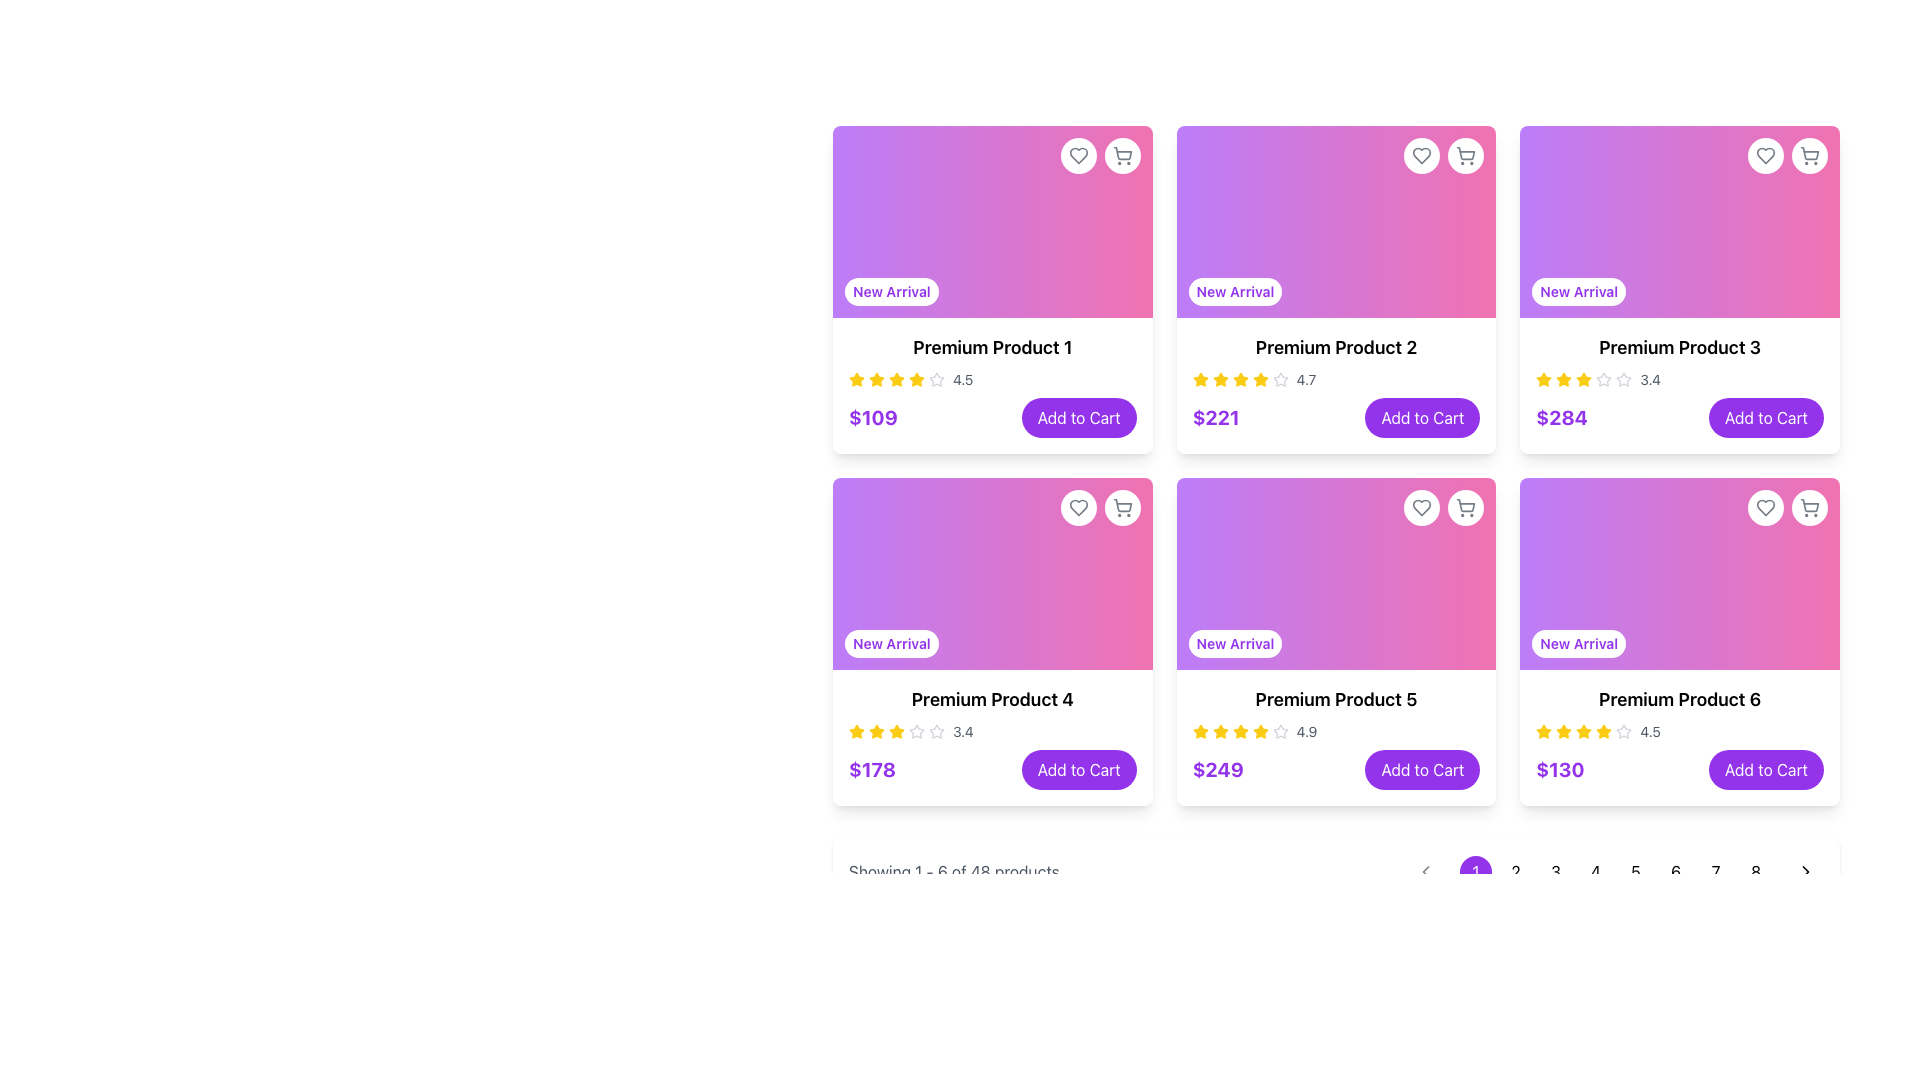 The height and width of the screenshot is (1080, 1920). Describe the element at coordinates (1336, 698) in the screenshot. I see `the 'Premium Product 5' text element, which is displayed in bold and black within a card-like structure with a purple gradient background in the second row and second column of product cards` at that location.